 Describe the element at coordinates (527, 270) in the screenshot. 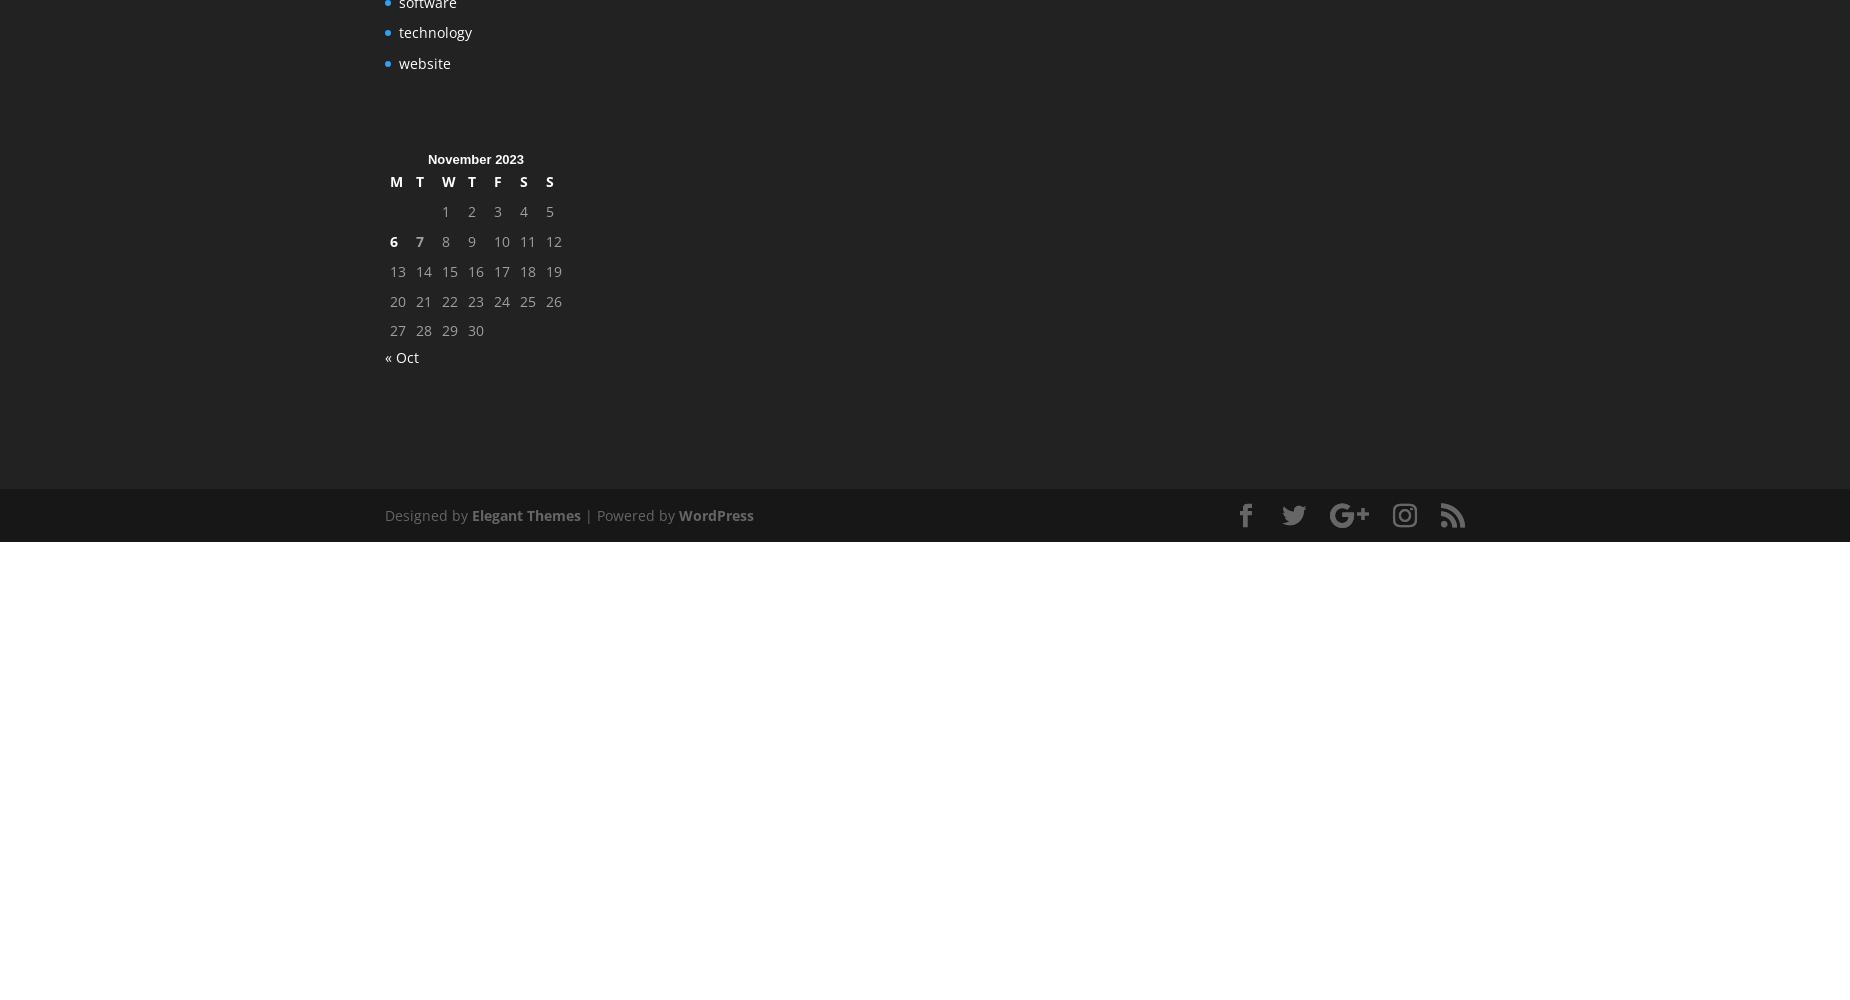

I see `'18'` at that location.